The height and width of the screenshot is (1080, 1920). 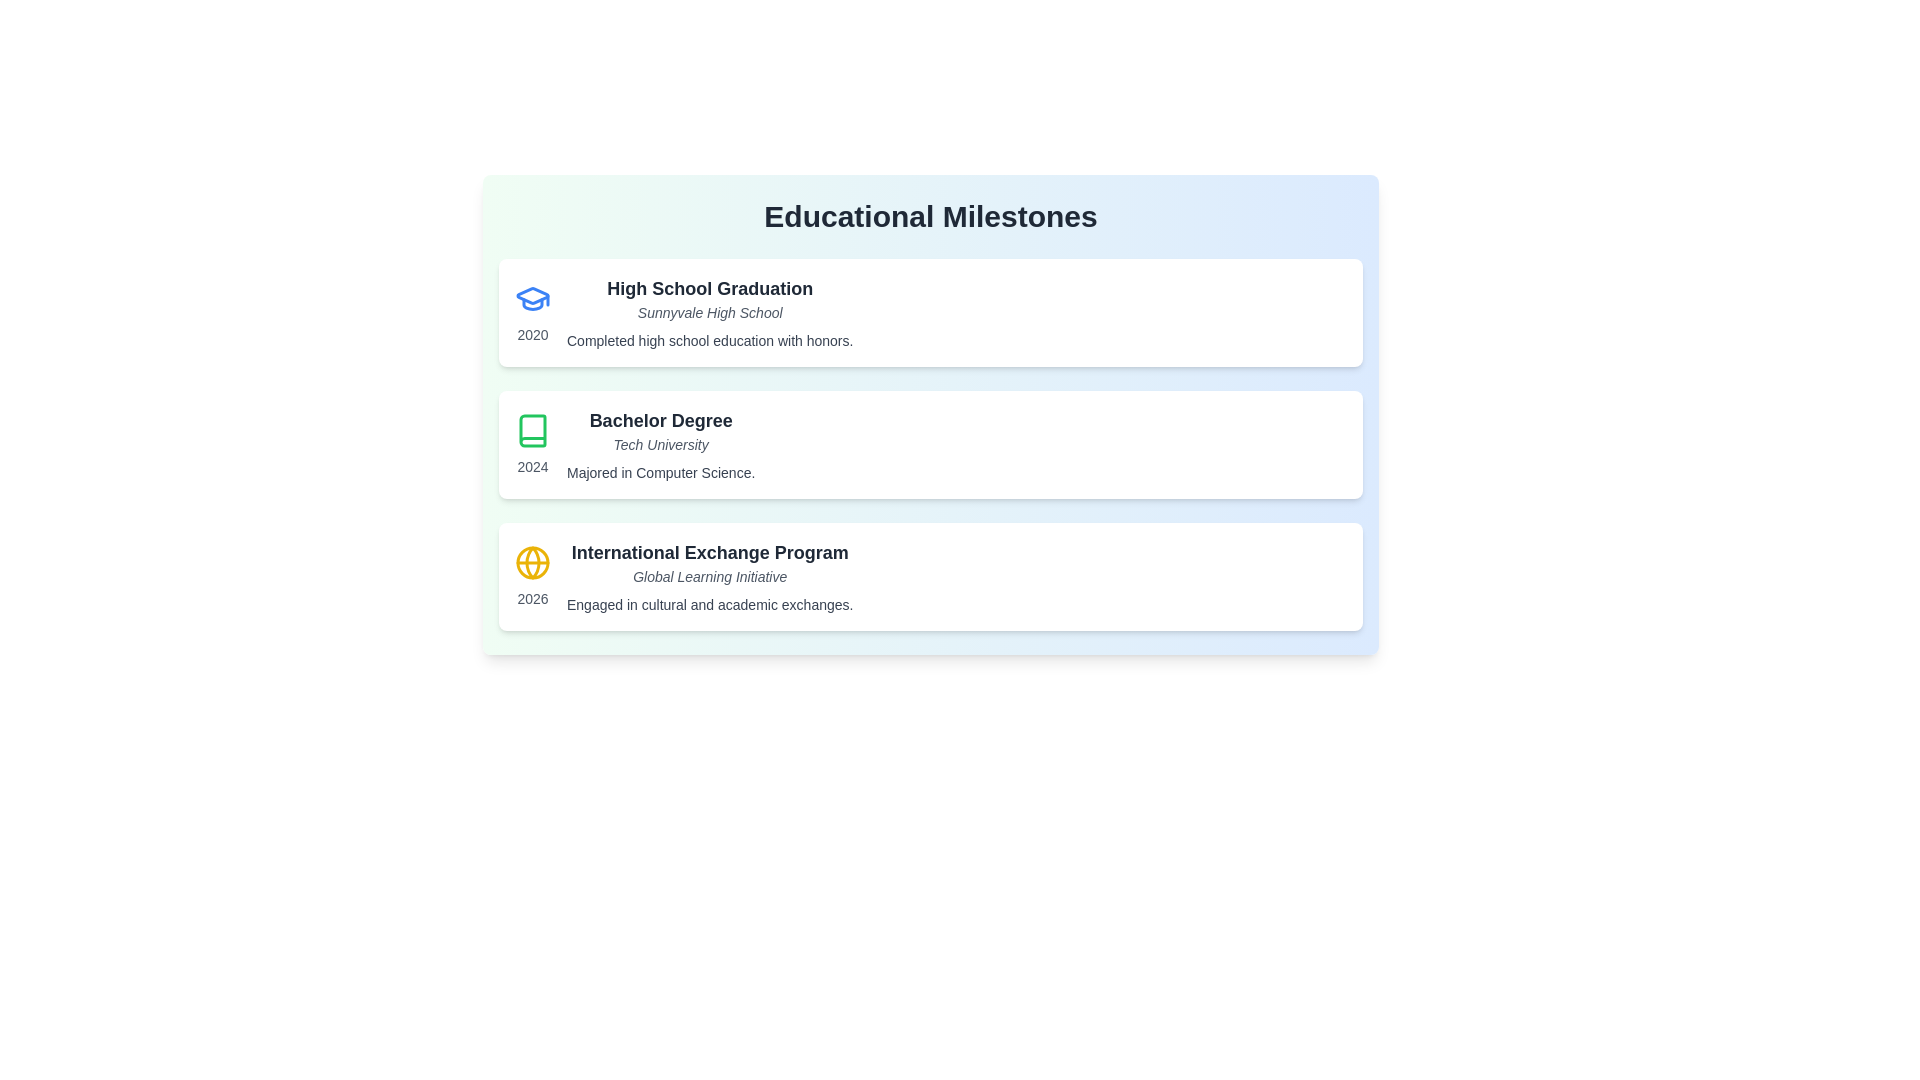 What do you see at coordinates (710, 577) in the screenshot?
I see `text label positioned below the title 'International Exchange Program', which provides supplementary details or a tagline` at bounding box center [710, 577].